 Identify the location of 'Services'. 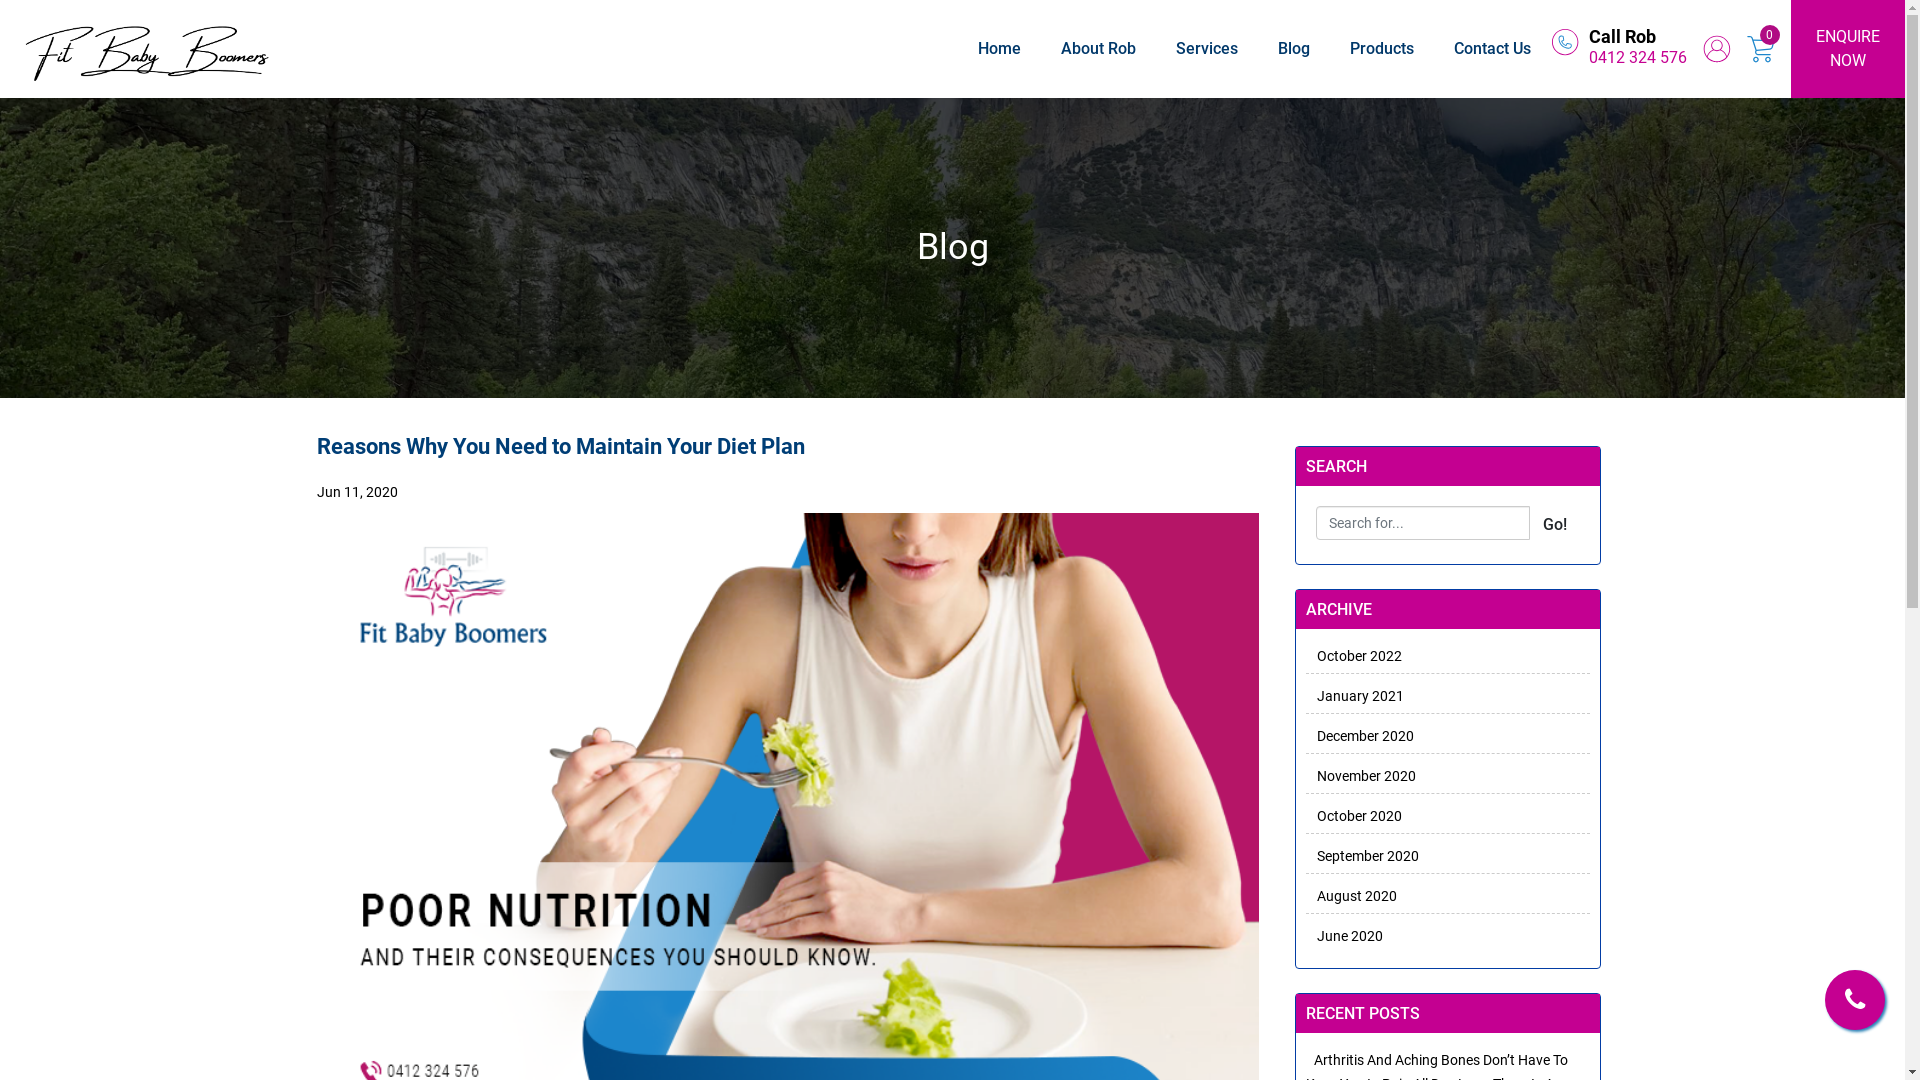
(1205, 47).